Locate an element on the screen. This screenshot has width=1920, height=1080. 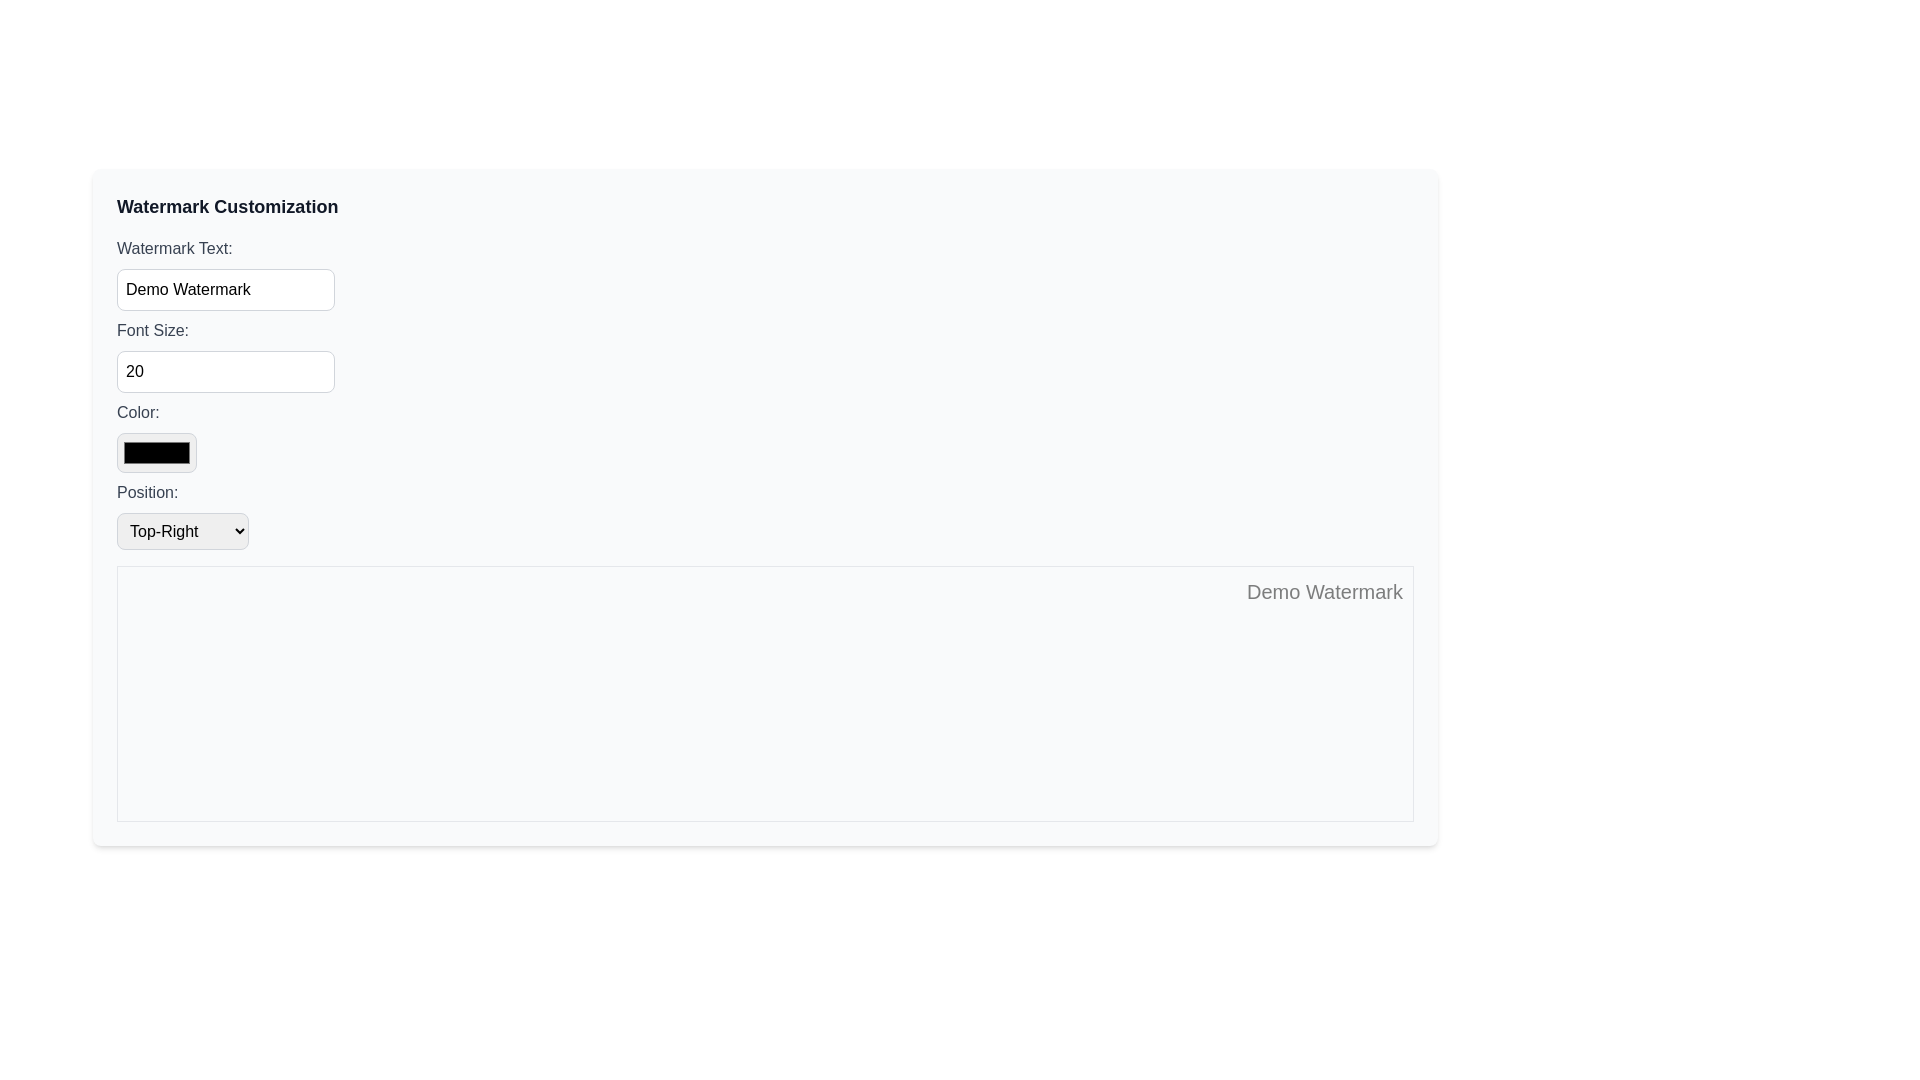
the color picker input field for watermark customization located under the 'Color:' label, allowing for keyboard navigation is located at coordinates (156, 452).